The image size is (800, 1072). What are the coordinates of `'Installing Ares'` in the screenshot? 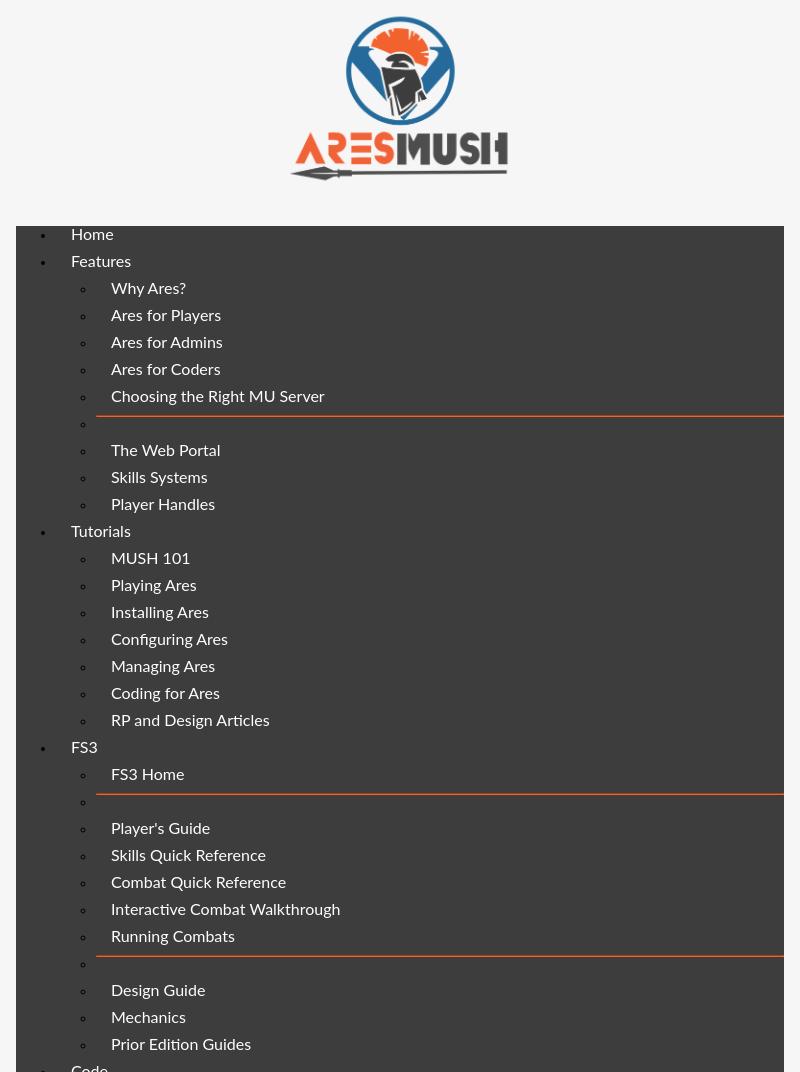 It's located at (159, 612).